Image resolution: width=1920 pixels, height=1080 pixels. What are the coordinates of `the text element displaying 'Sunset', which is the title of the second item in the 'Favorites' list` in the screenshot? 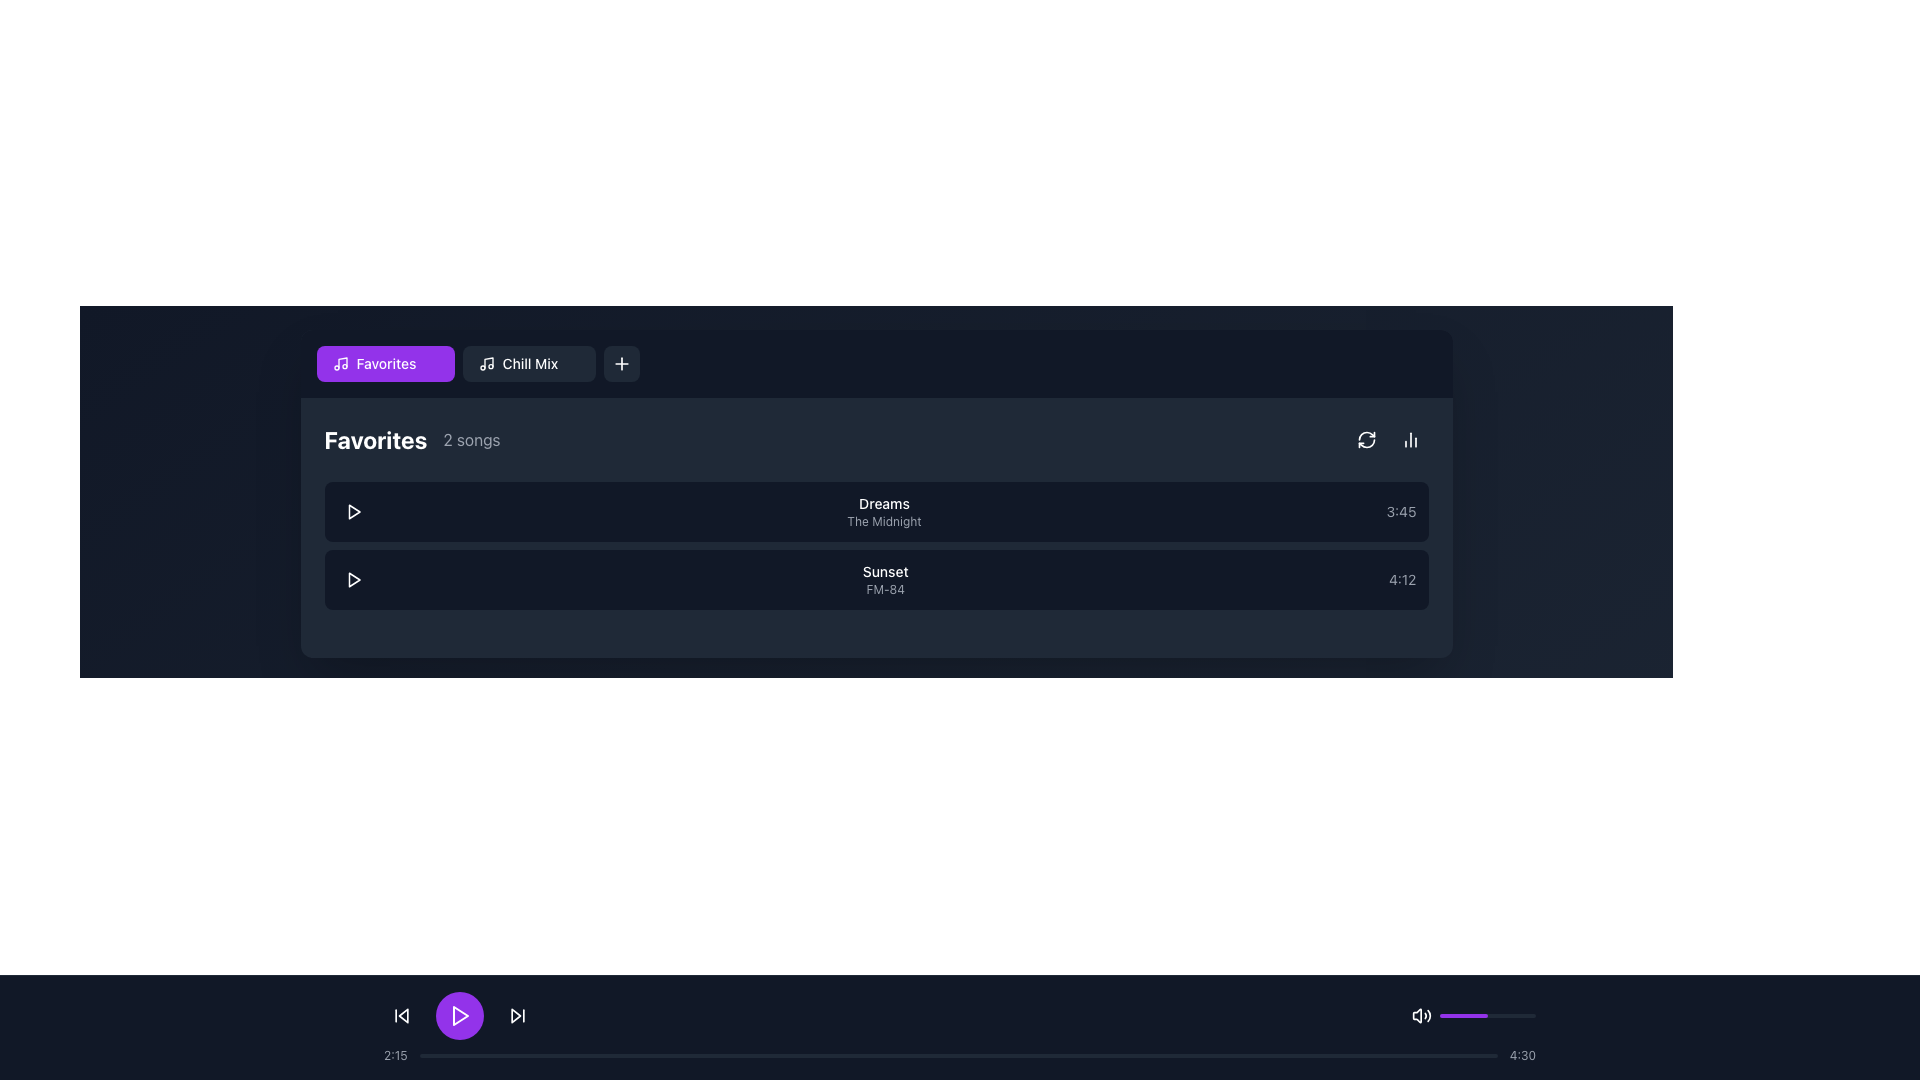 It's located at (884, 571).